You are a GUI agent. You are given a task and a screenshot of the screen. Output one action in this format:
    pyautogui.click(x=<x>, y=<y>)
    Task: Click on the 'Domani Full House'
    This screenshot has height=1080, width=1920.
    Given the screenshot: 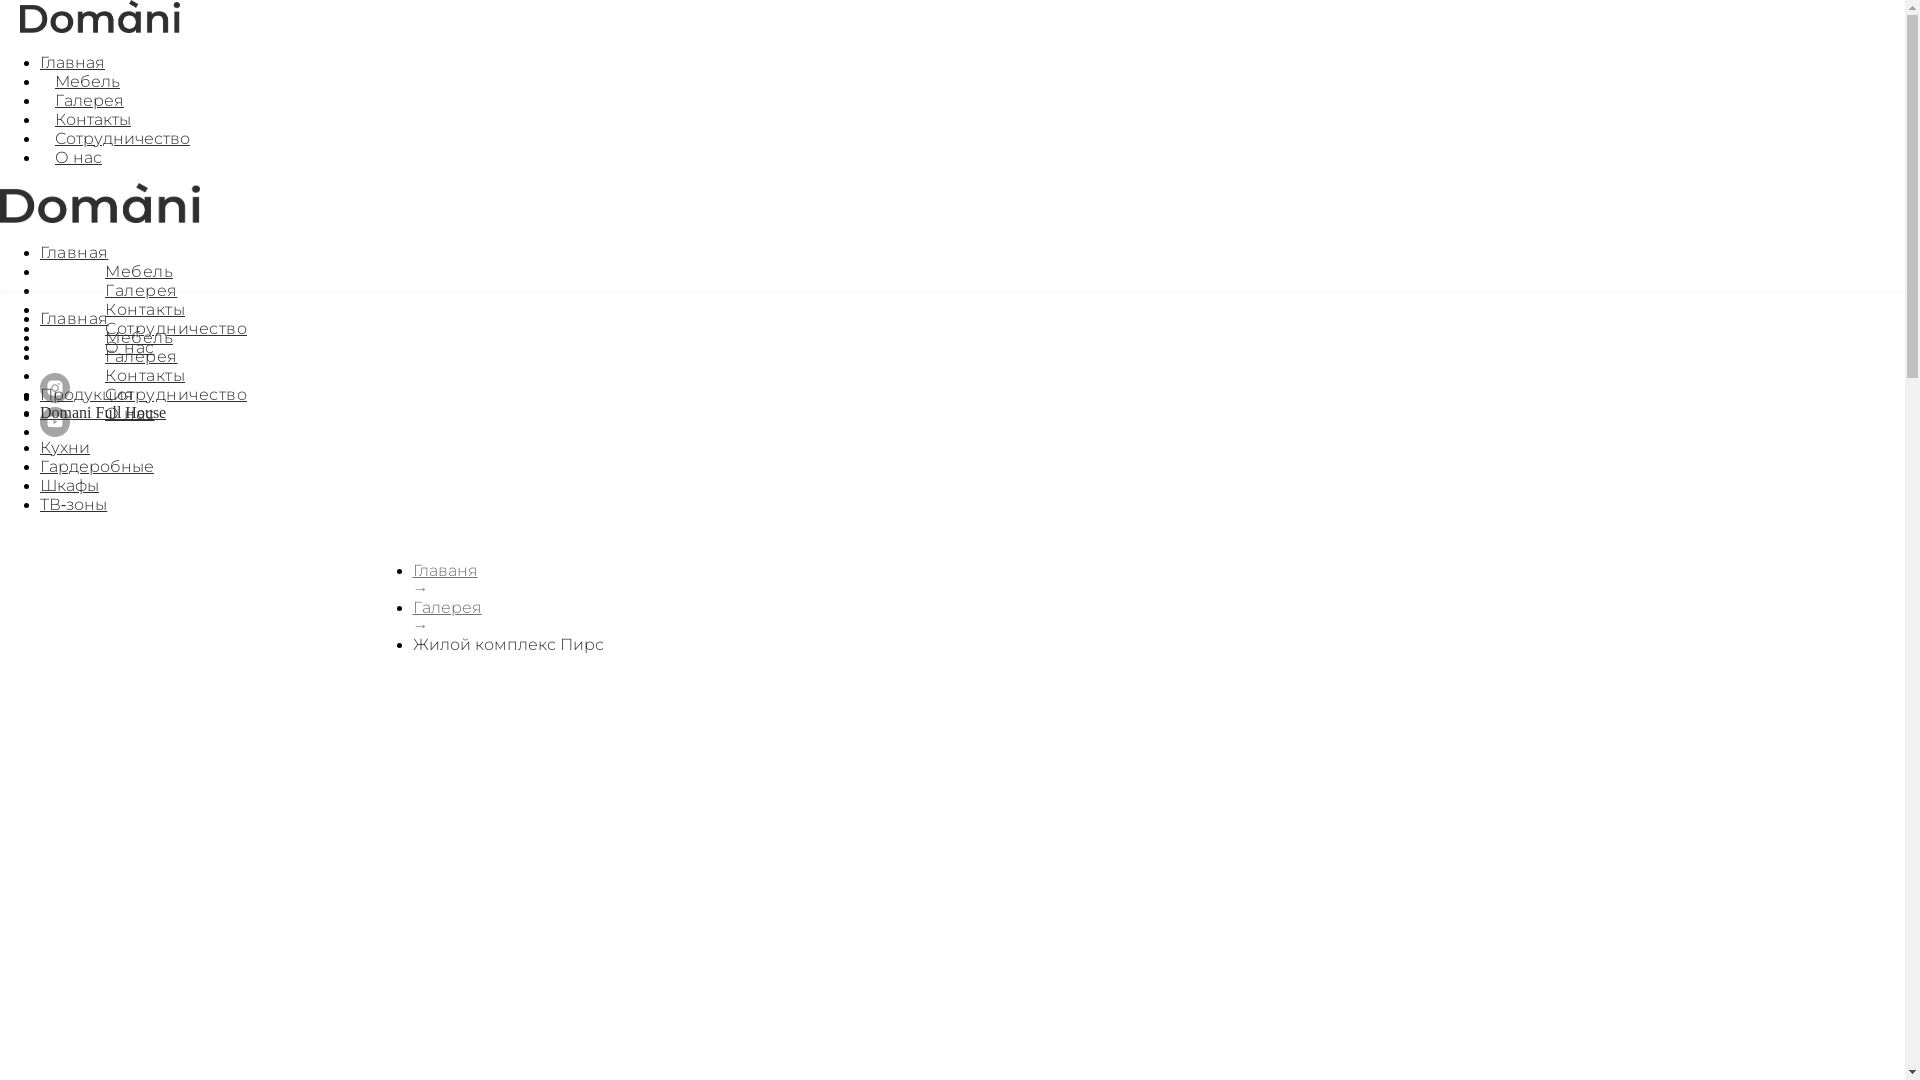 What is the action you would take?
    pyautogui.click(x=101, y=411)
    